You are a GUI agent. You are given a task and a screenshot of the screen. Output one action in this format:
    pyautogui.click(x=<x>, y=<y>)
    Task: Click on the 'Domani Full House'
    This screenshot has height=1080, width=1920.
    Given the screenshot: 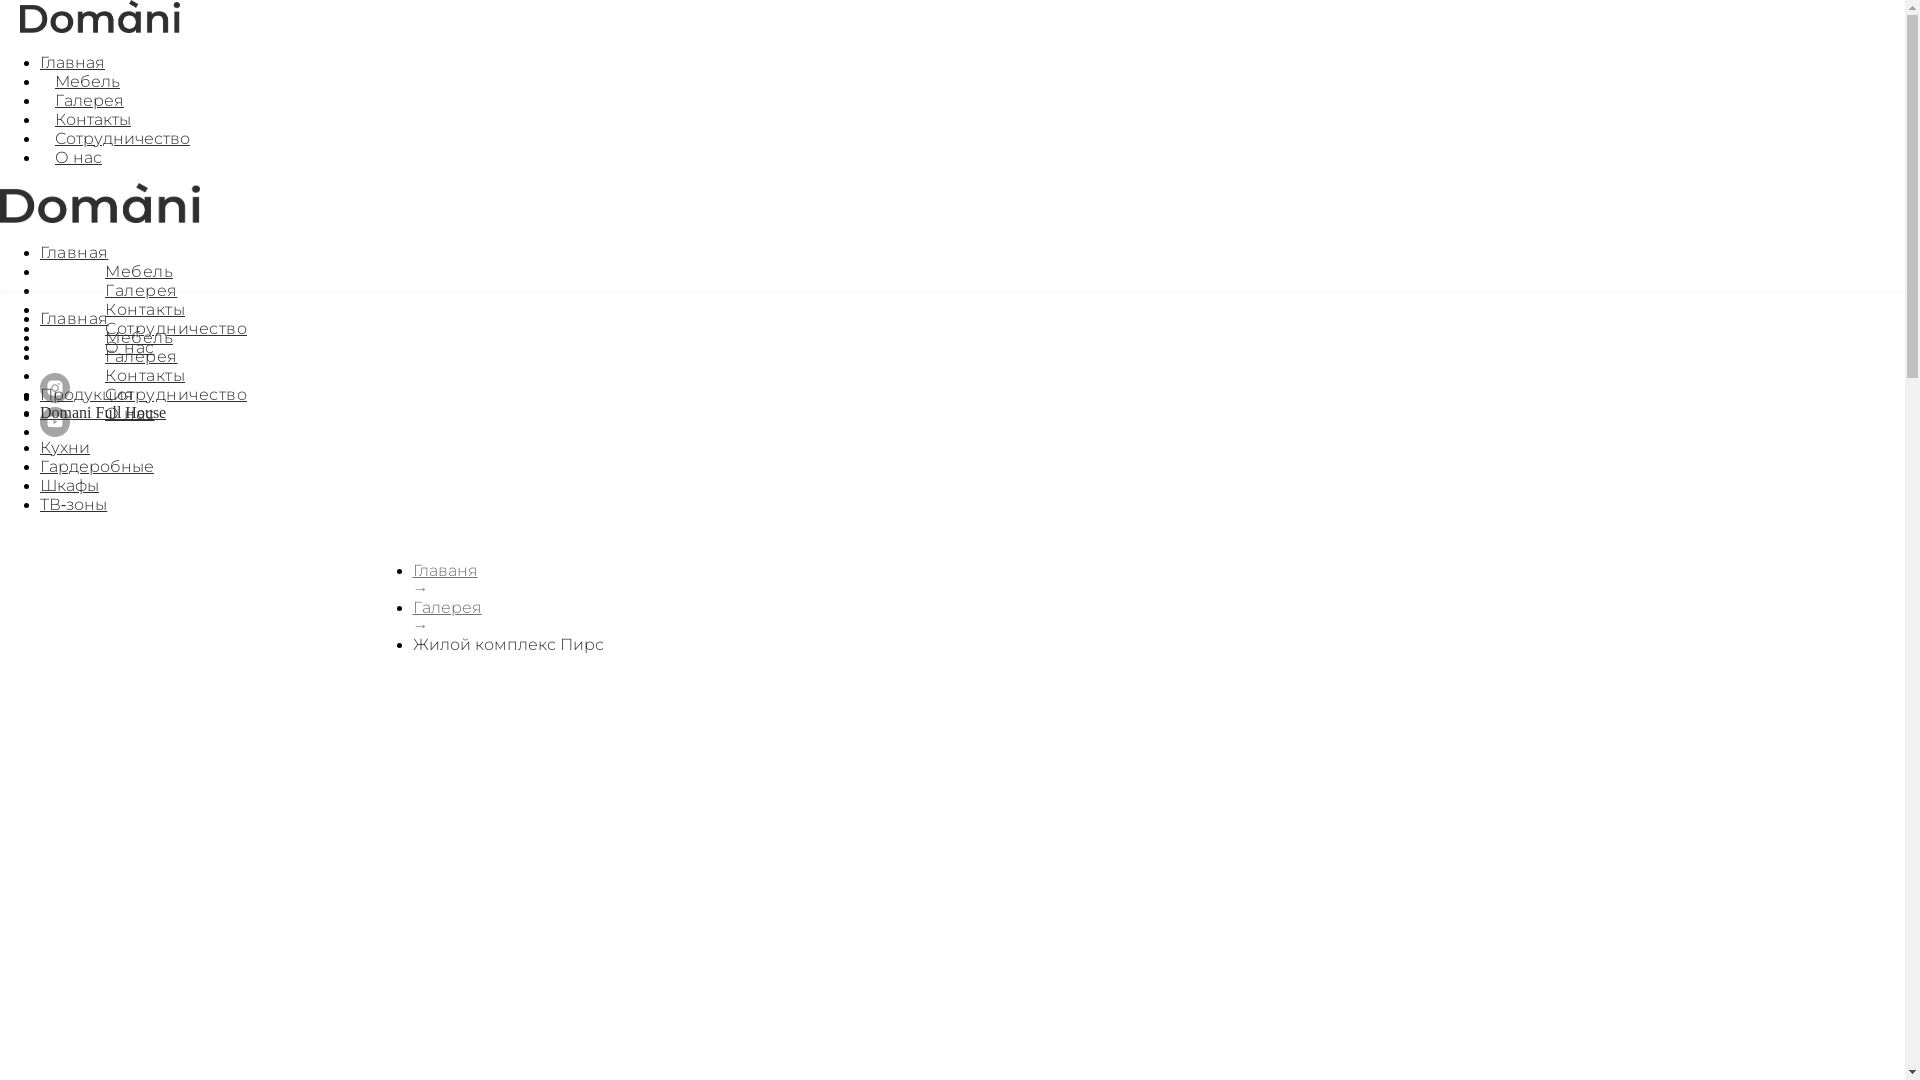 What is the action you would take?
    pyautogui.click(x=101, y=411)
    